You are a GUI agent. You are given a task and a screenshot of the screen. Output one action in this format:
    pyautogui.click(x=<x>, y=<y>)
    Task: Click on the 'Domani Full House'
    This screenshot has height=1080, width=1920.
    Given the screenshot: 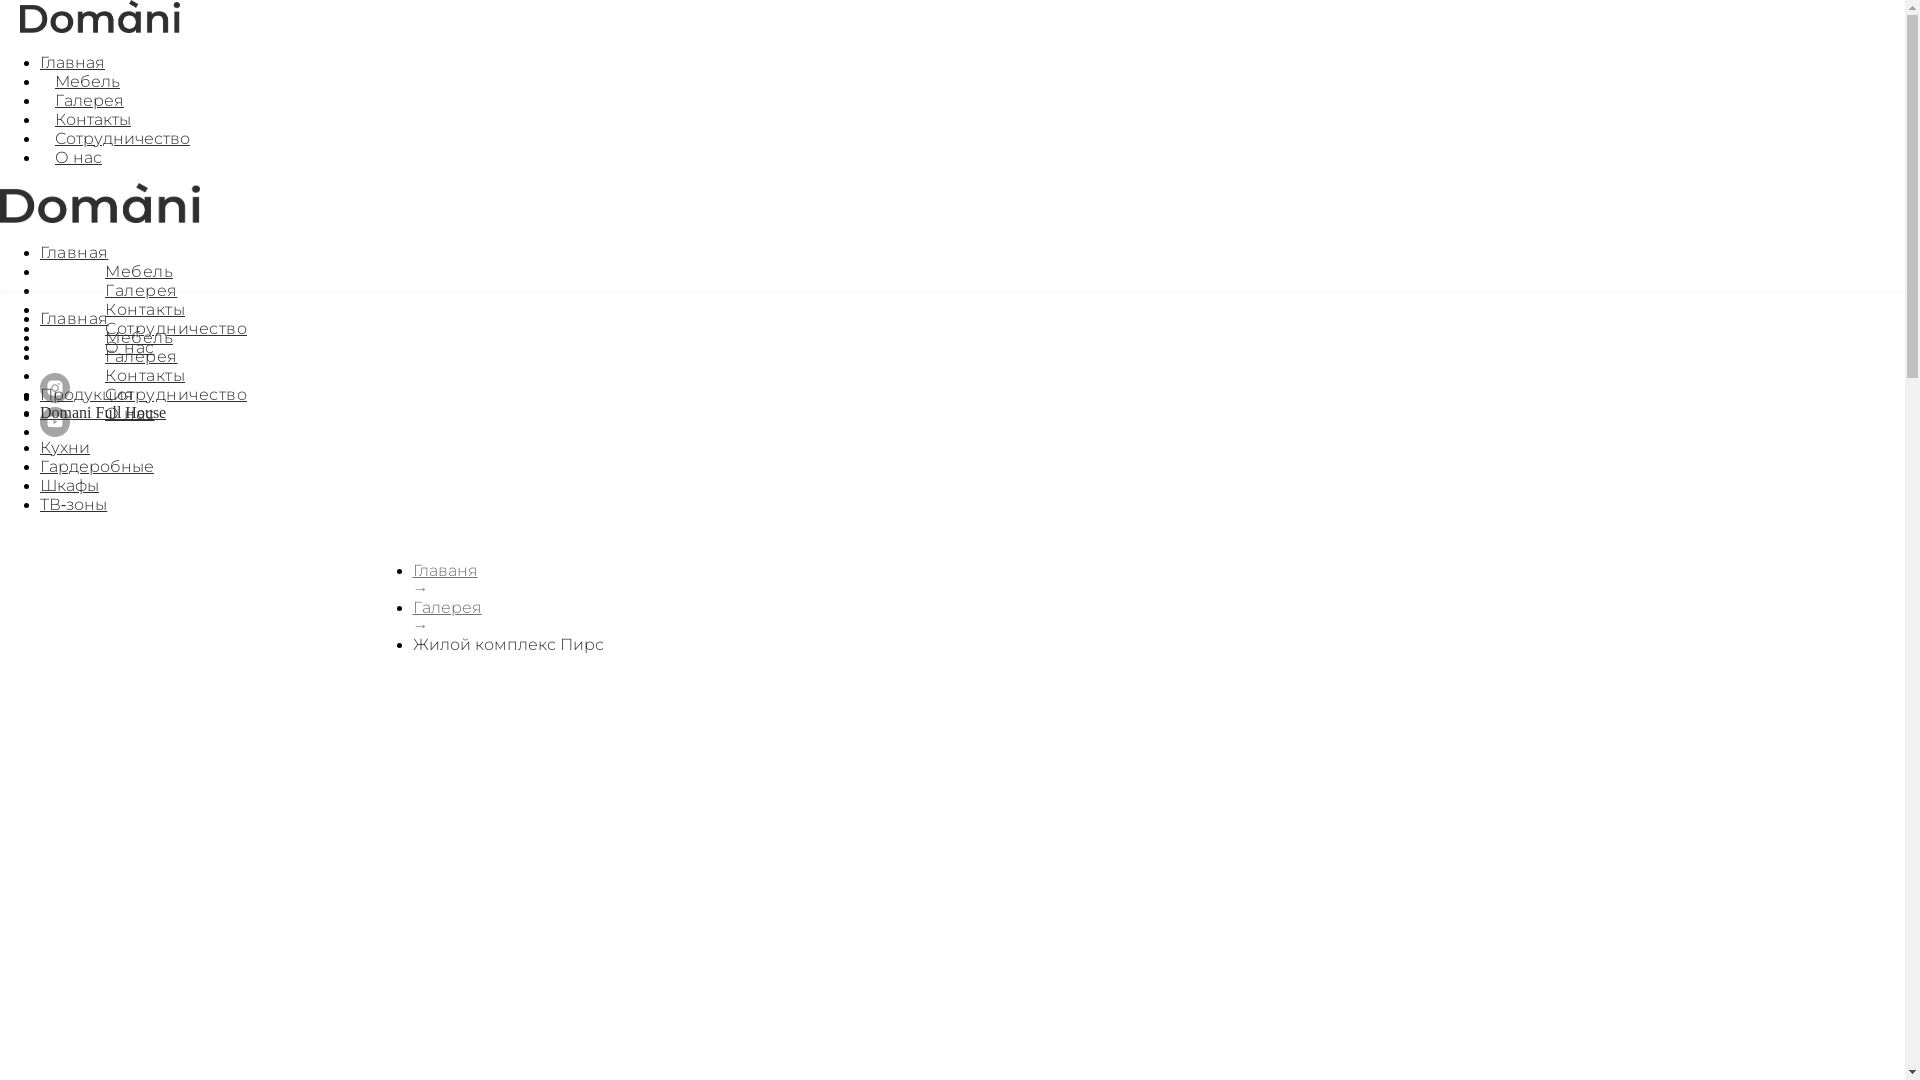 What is the action you would take?
    pyautogui.click(x=101, y=411)
    